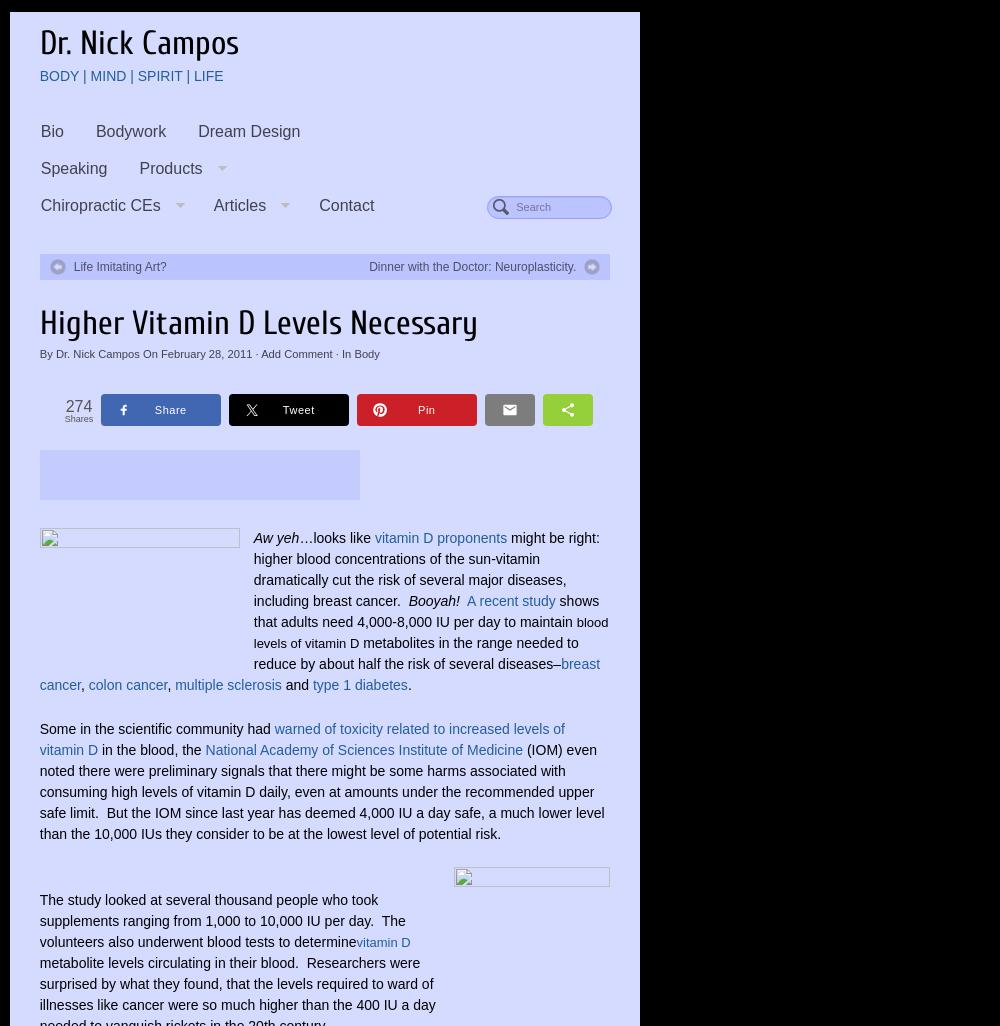  Describe the element at coordinates (77, 417) in the screenshot. I see `'Shares'` at that location.